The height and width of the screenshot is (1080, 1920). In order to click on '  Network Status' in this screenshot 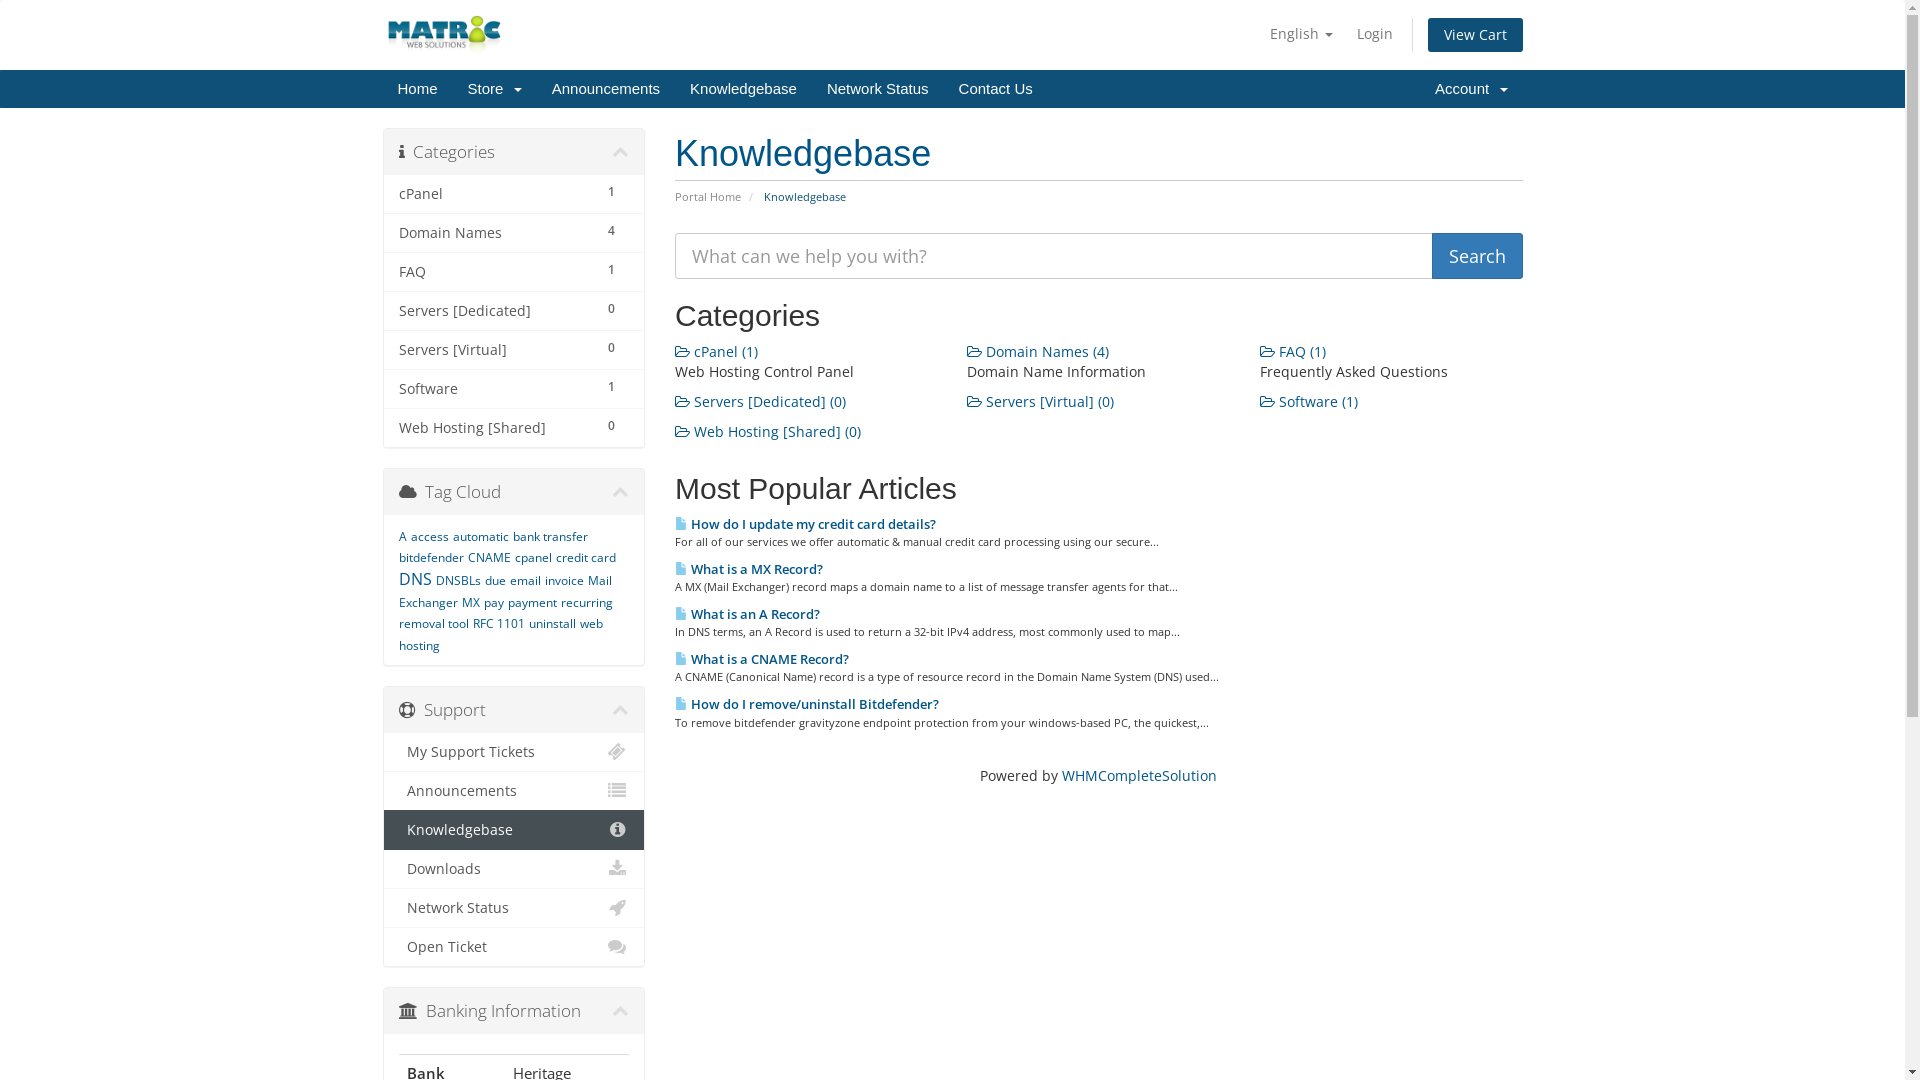, I will do `click(384, 907)`.